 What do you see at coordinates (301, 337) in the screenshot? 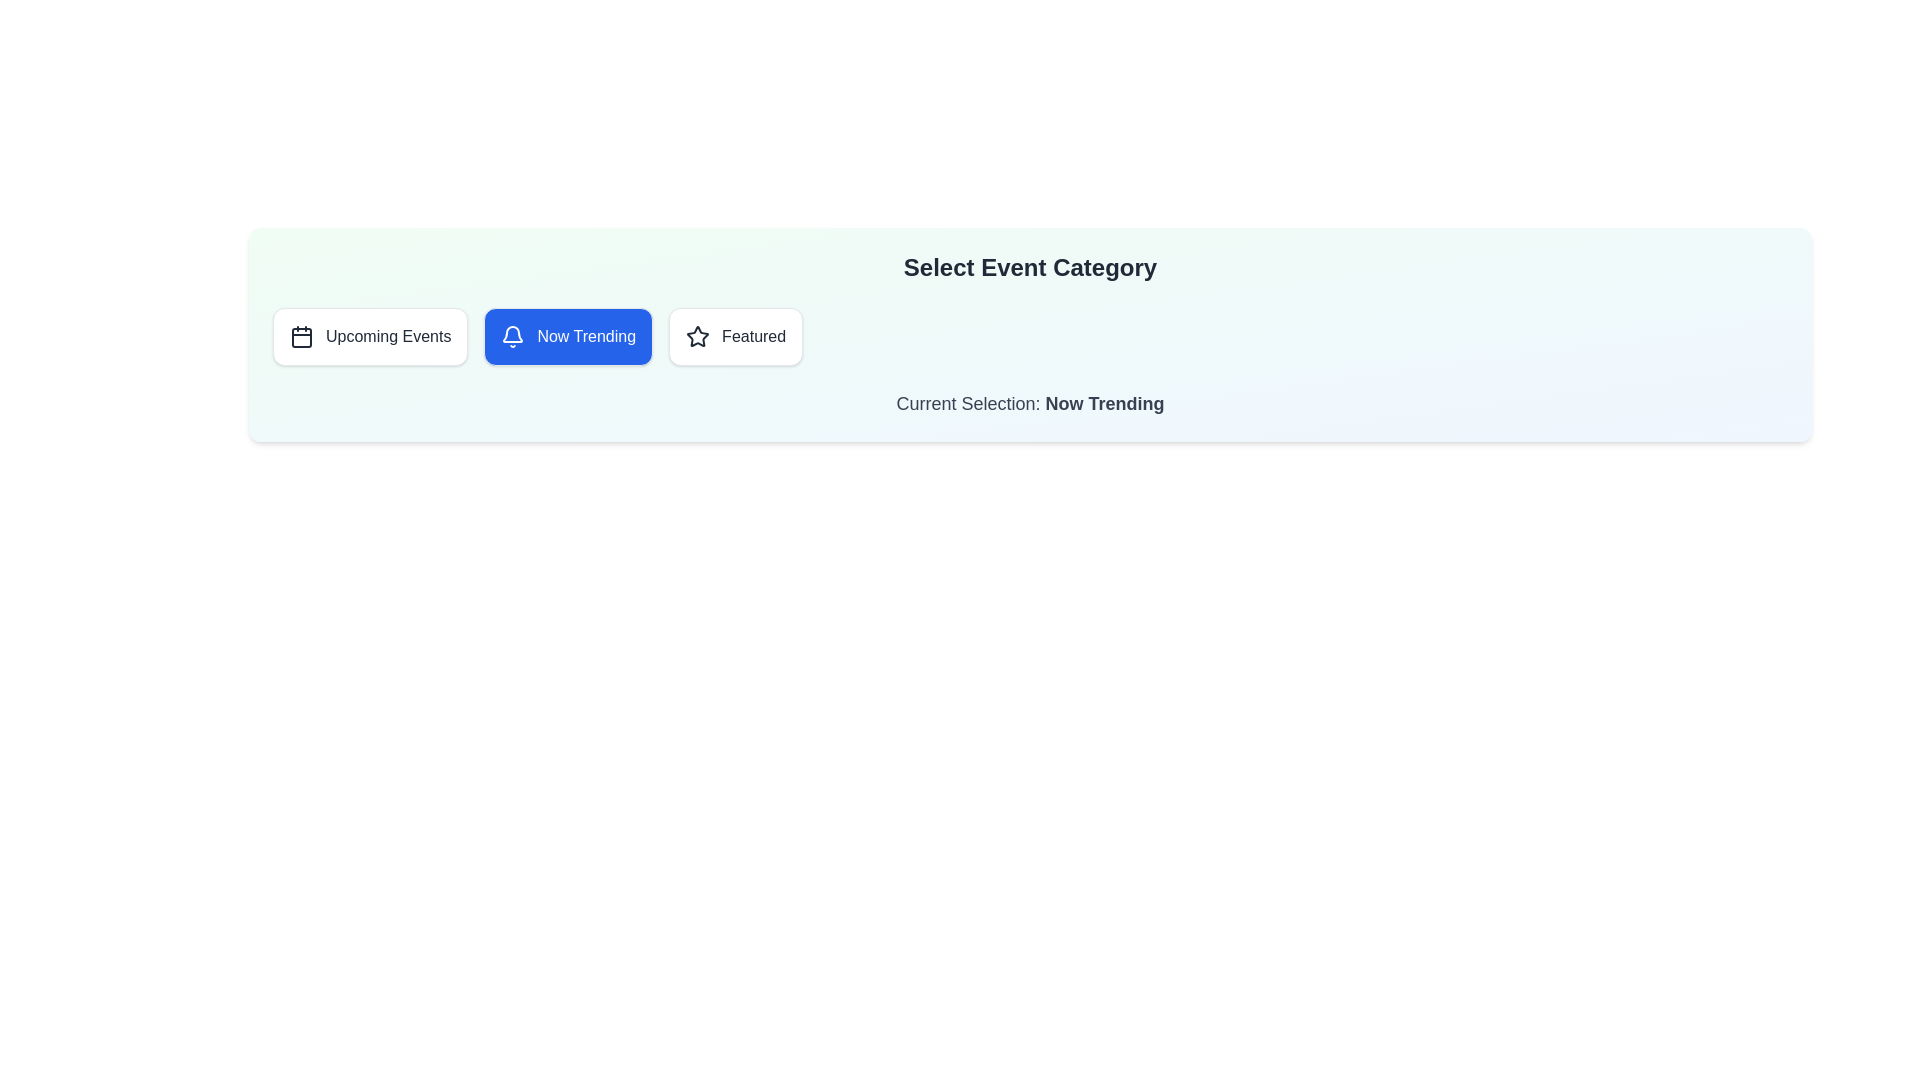
I see `the shaded rectangular element within the calendar icon, which has rounded corners and is located in the selection bar at the top of the interface` at bounding box center [301, 337].